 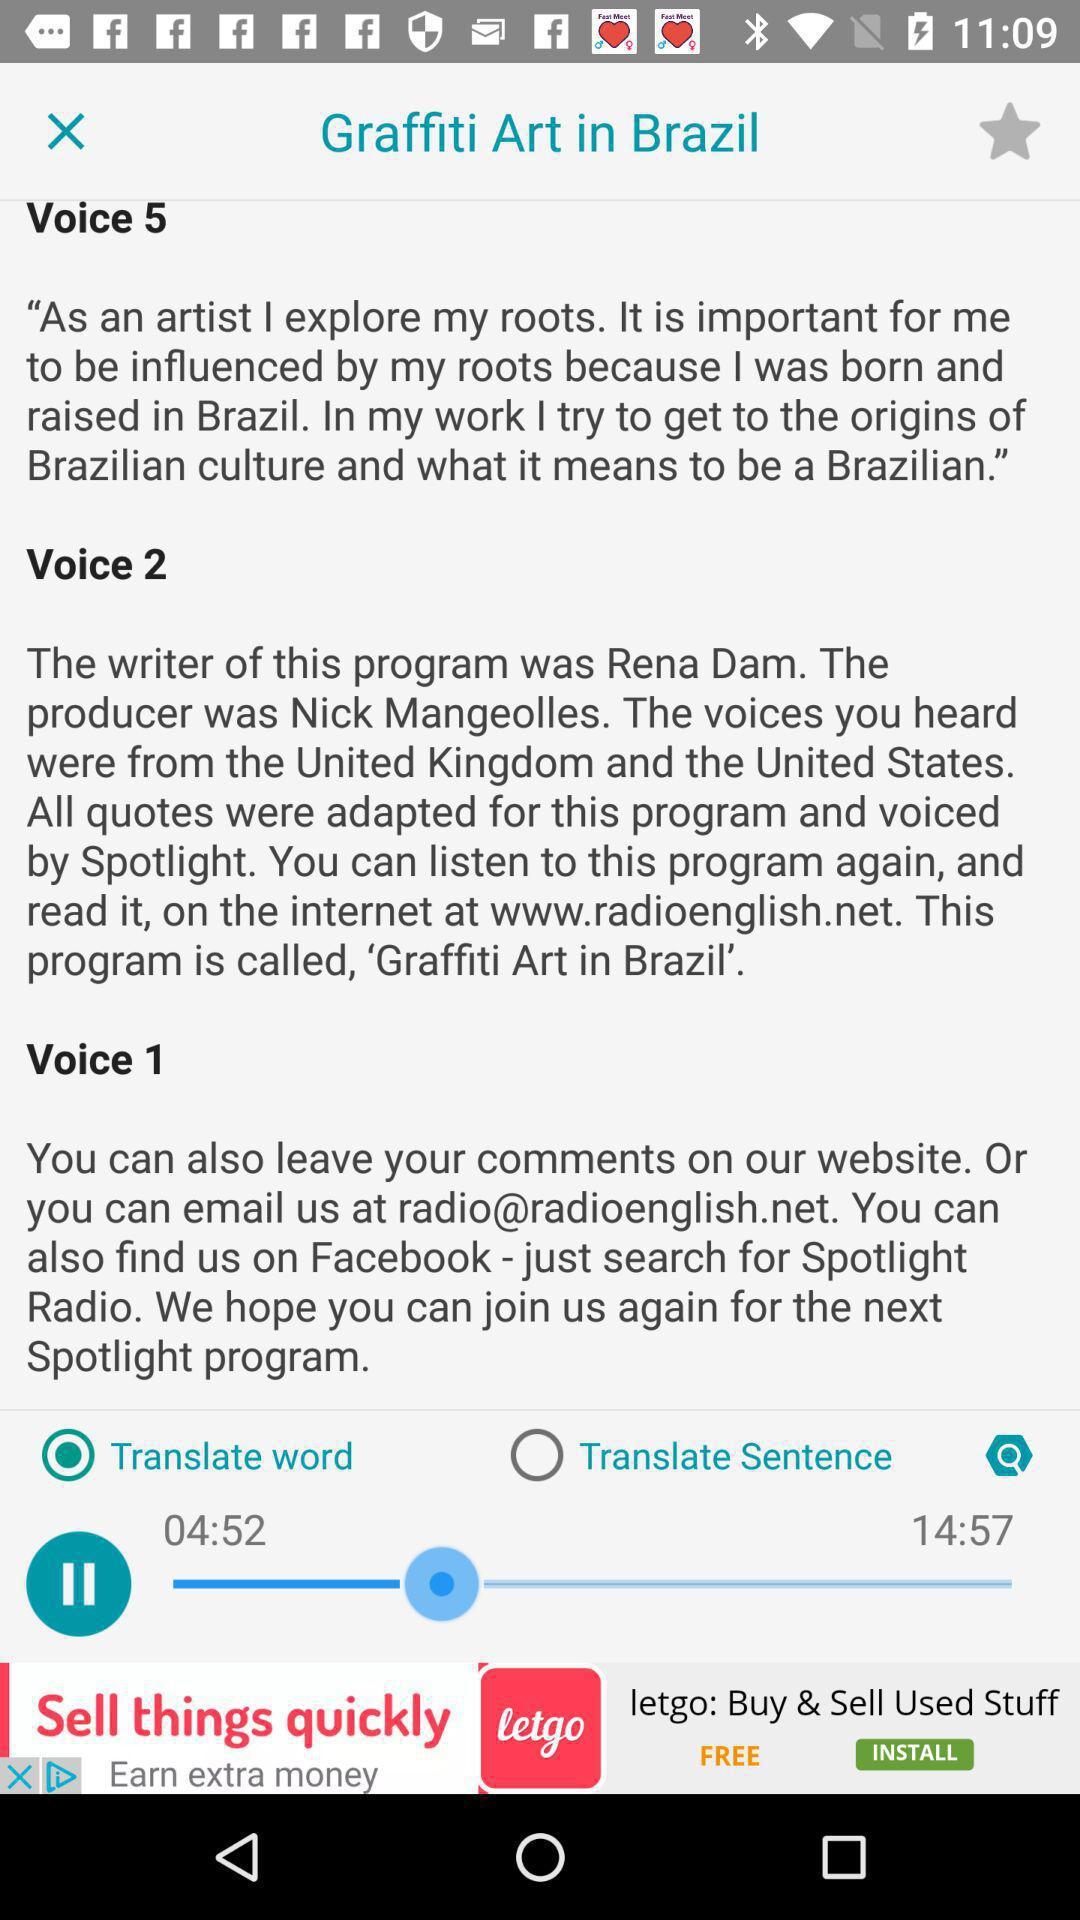 What do you see at coordinates (77, 1583) in the screenshot?
I see `the pause icon` at bounding box center [77, 1583].